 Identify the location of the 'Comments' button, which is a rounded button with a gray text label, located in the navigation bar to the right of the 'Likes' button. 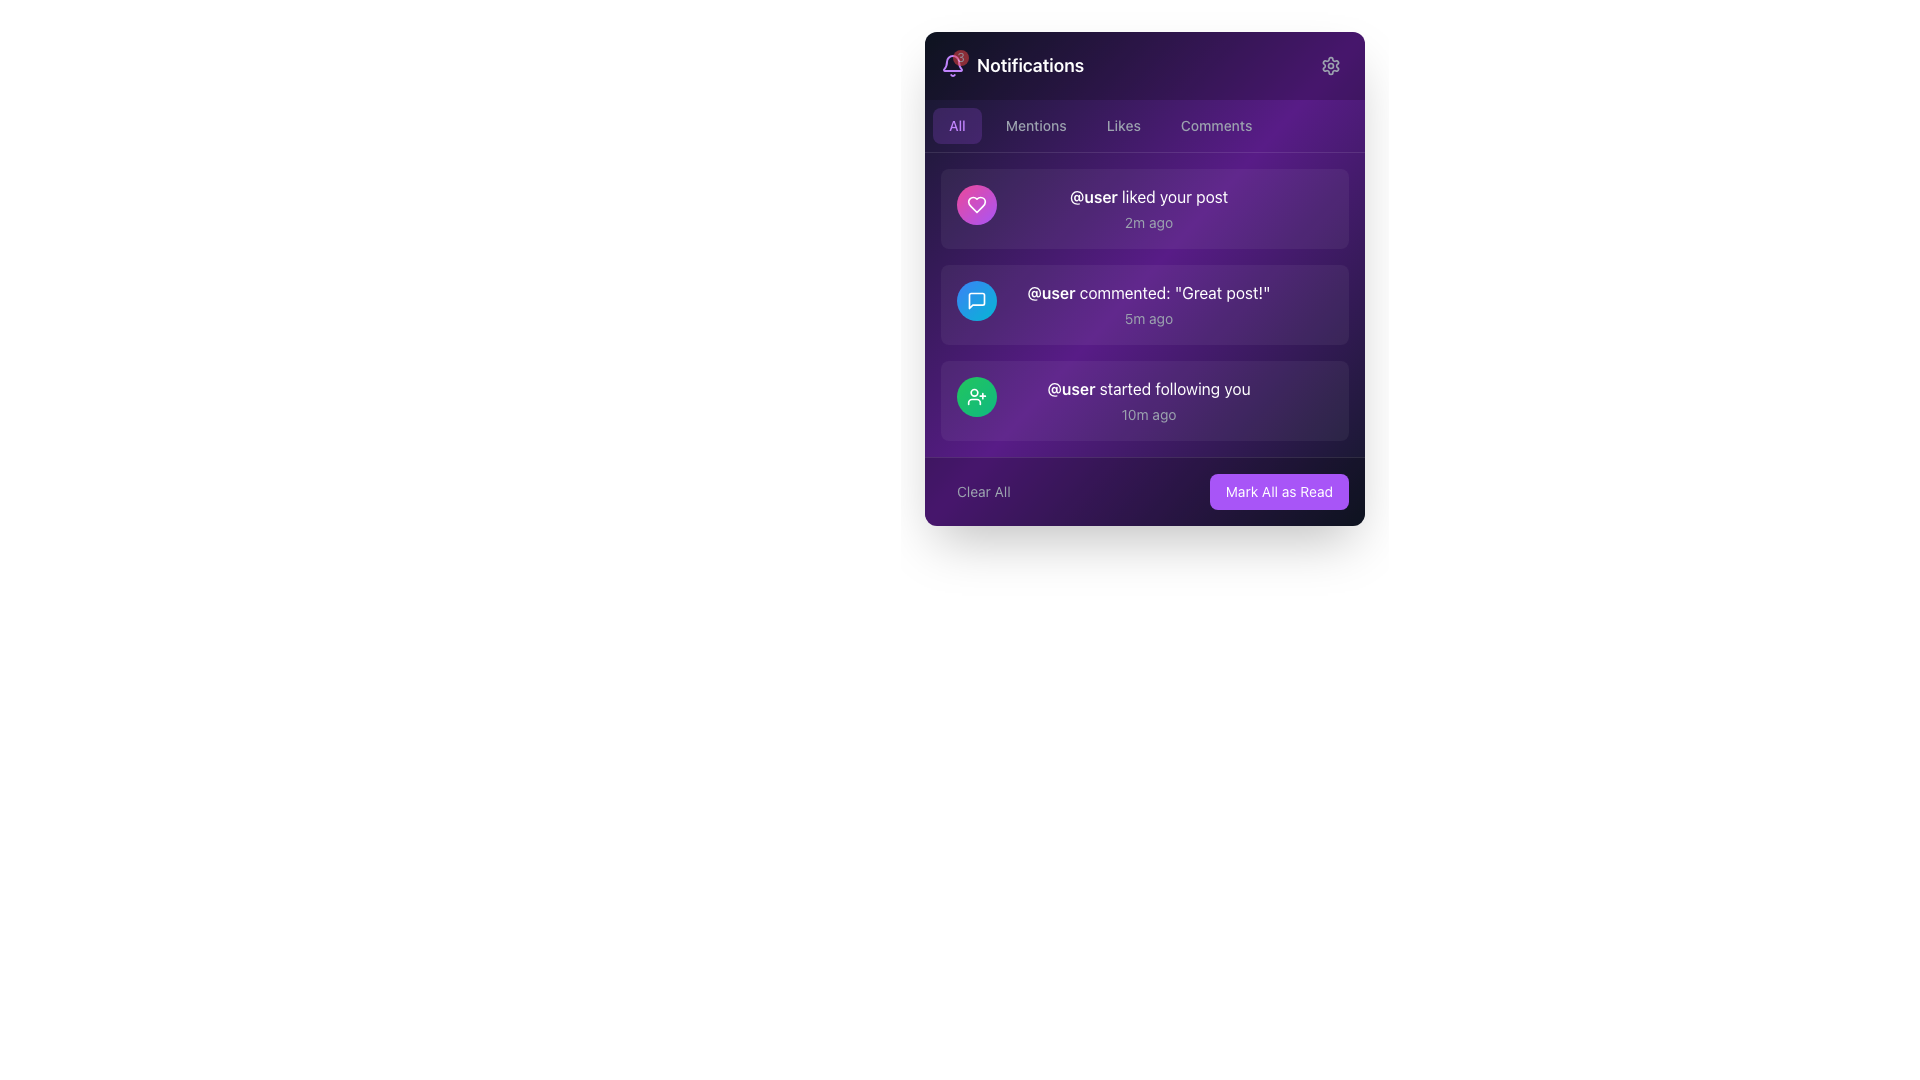
(1215, 126).